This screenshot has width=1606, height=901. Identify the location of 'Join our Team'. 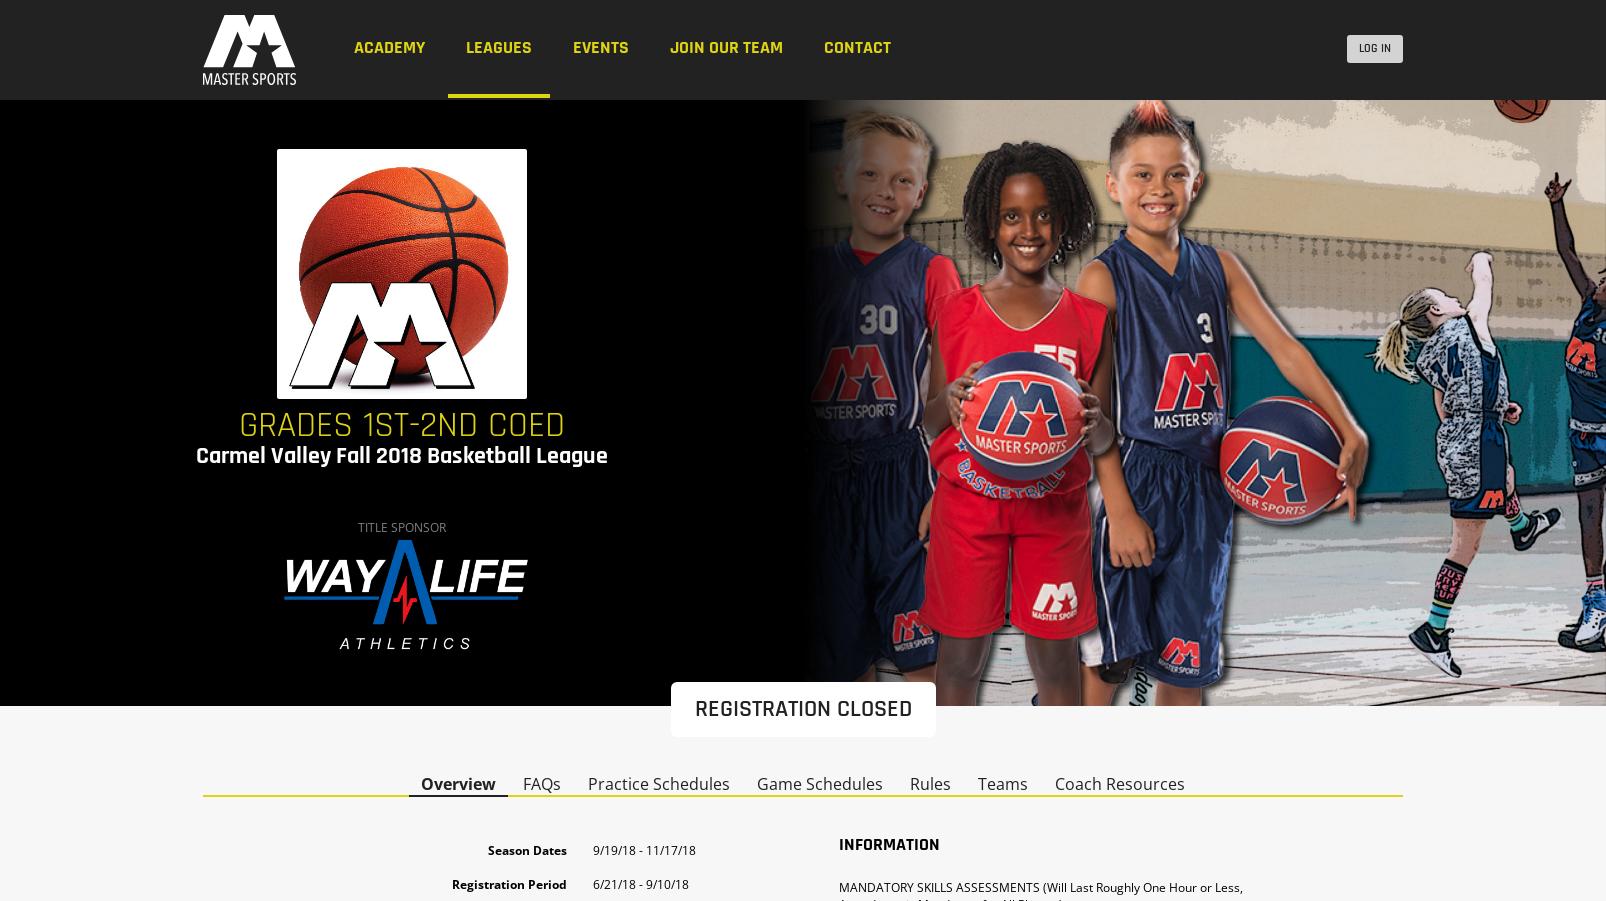
(726, 46).